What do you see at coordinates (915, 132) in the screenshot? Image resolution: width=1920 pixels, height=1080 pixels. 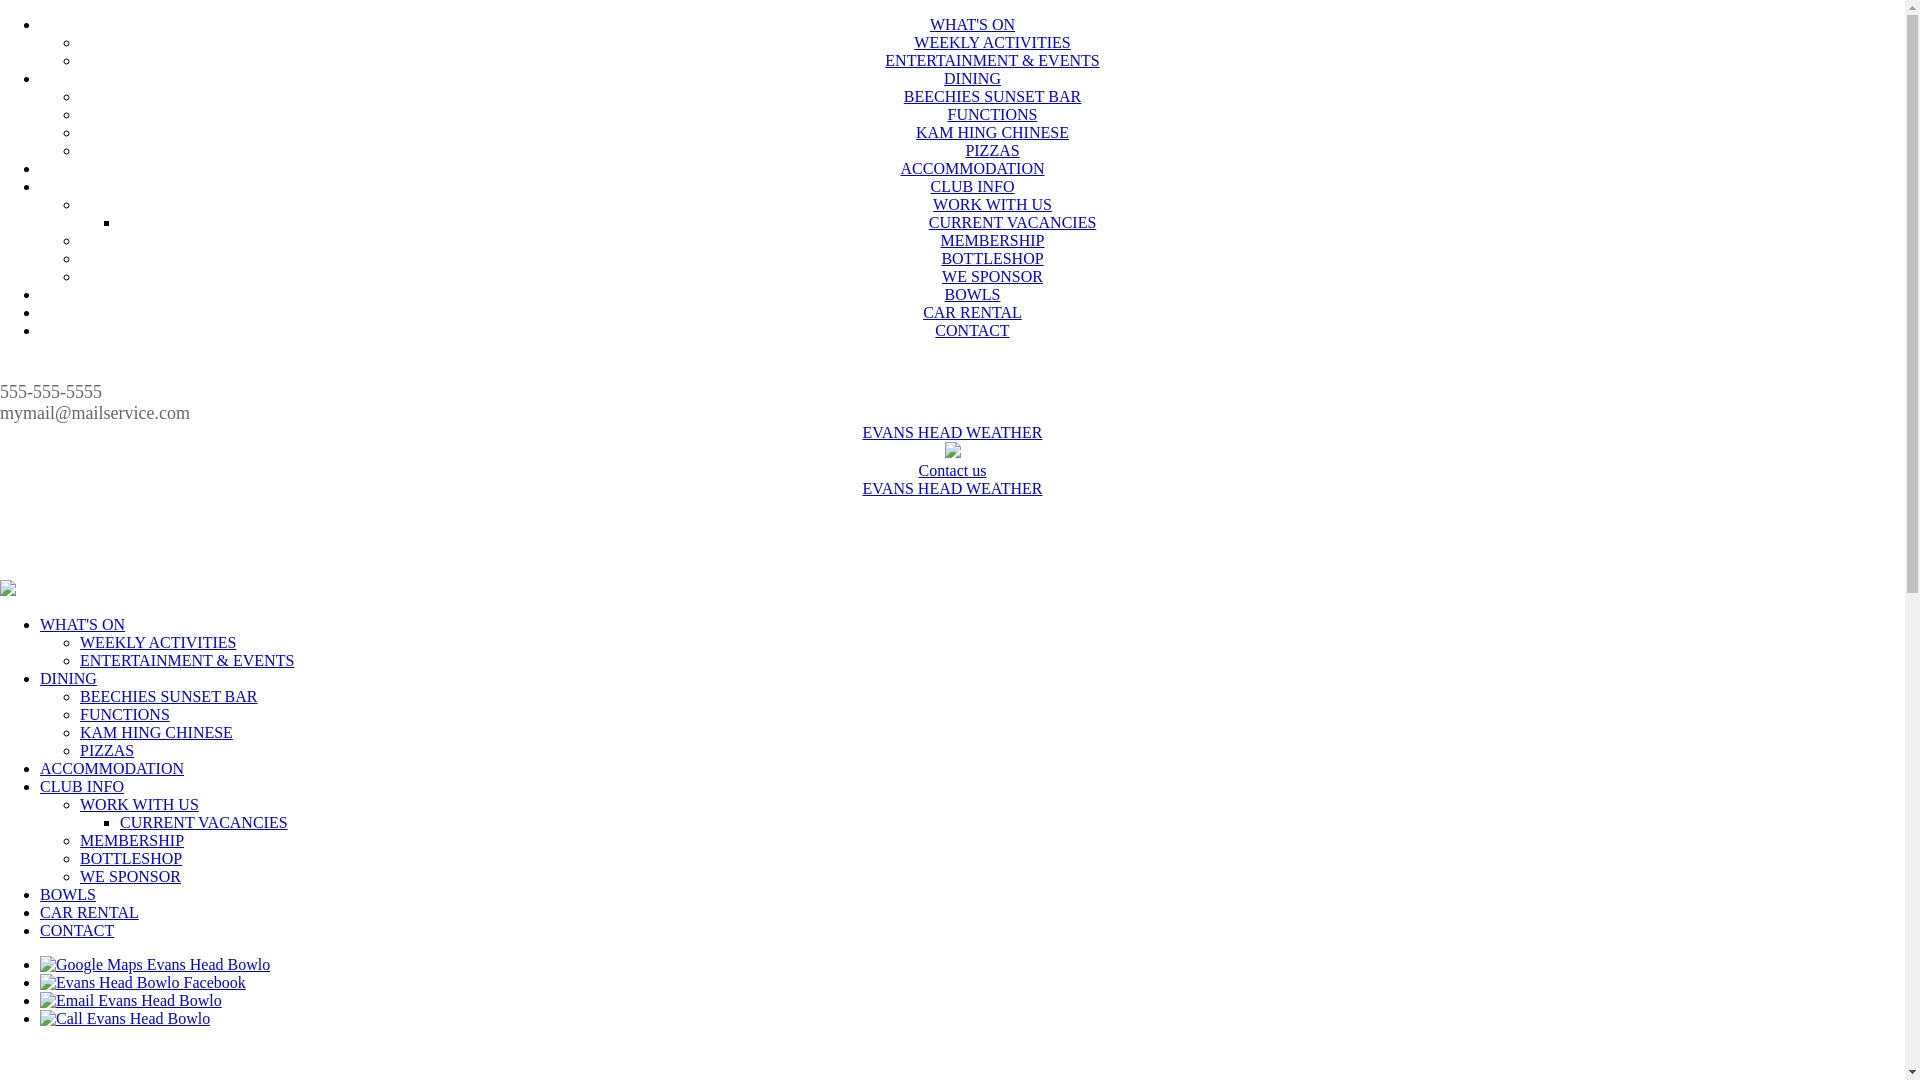 I see `'KAM HING CHINESE'` at bounding box center [915, 132].